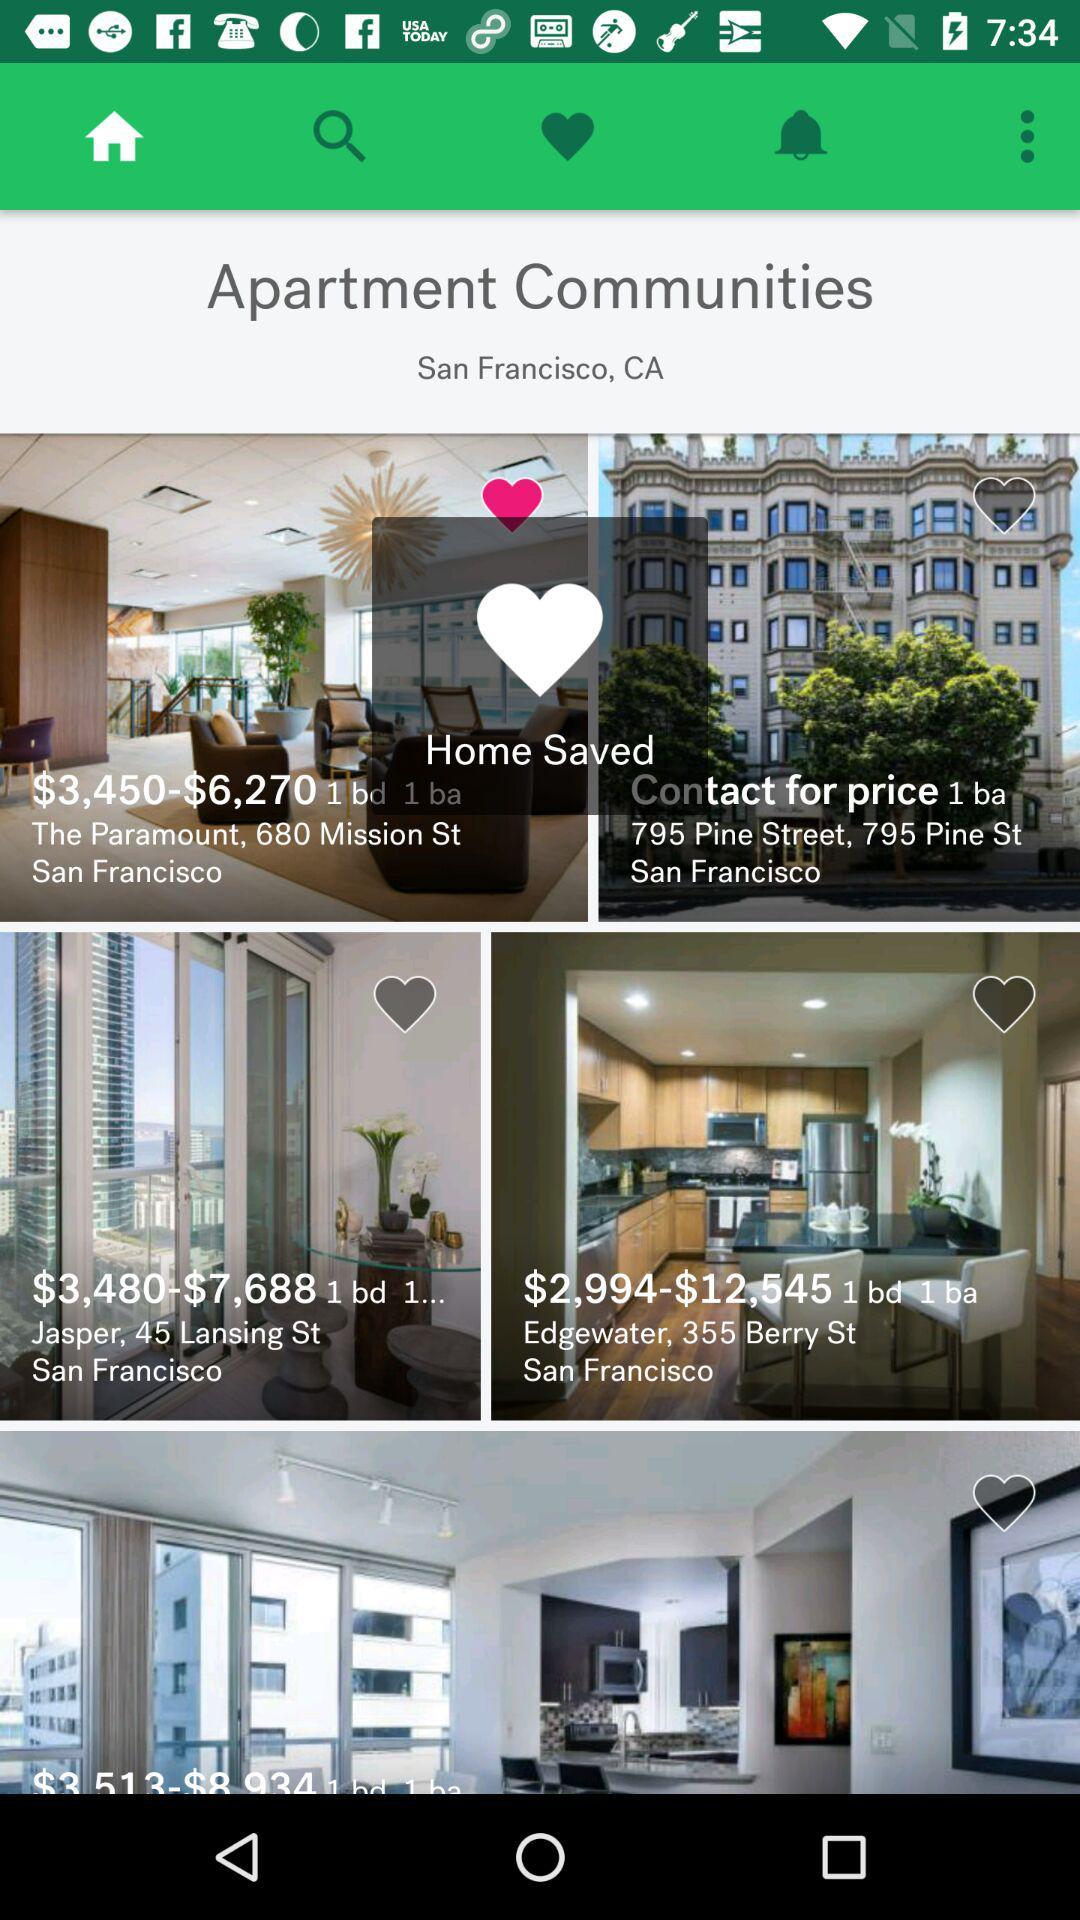  I want to click on home page, so click(114, 135).